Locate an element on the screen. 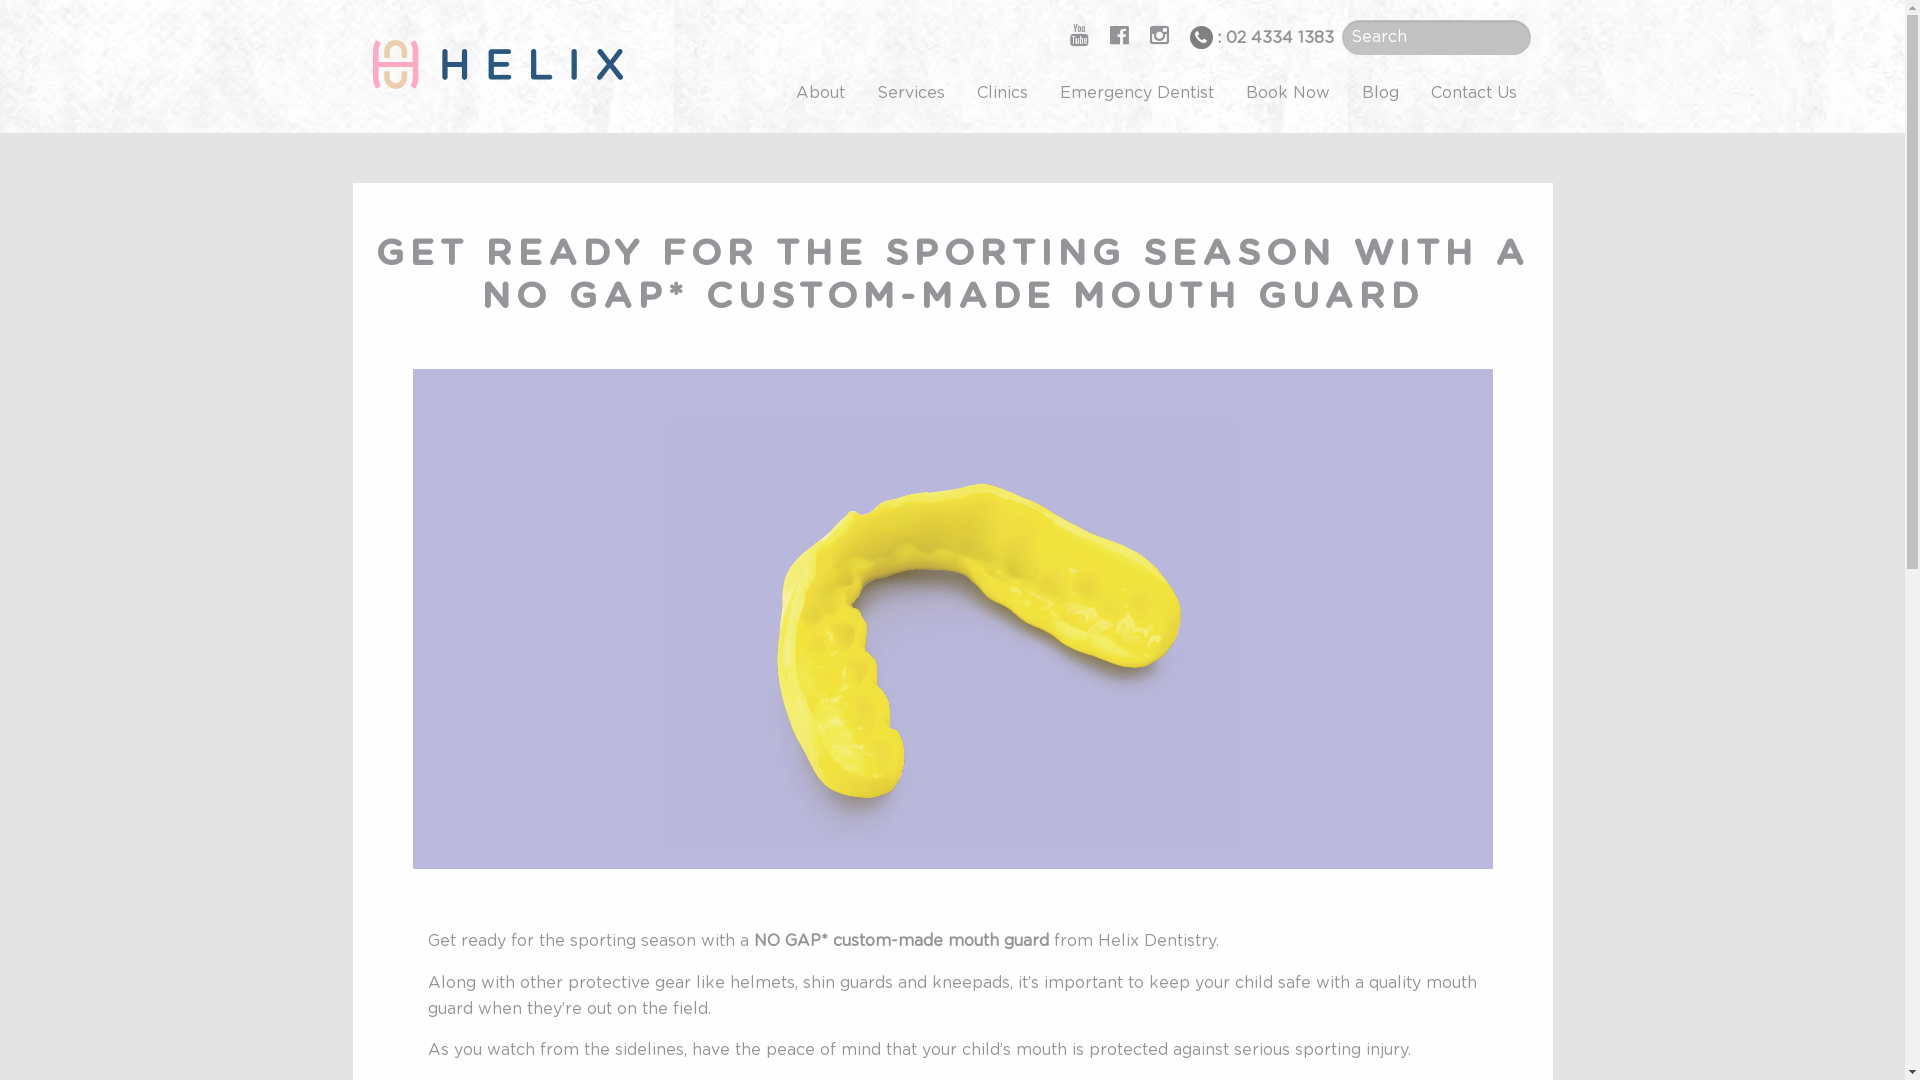 Image resolution: width=1920 pixels, height=1080 pixels. 'Search' is located at coordinates (43, 16).